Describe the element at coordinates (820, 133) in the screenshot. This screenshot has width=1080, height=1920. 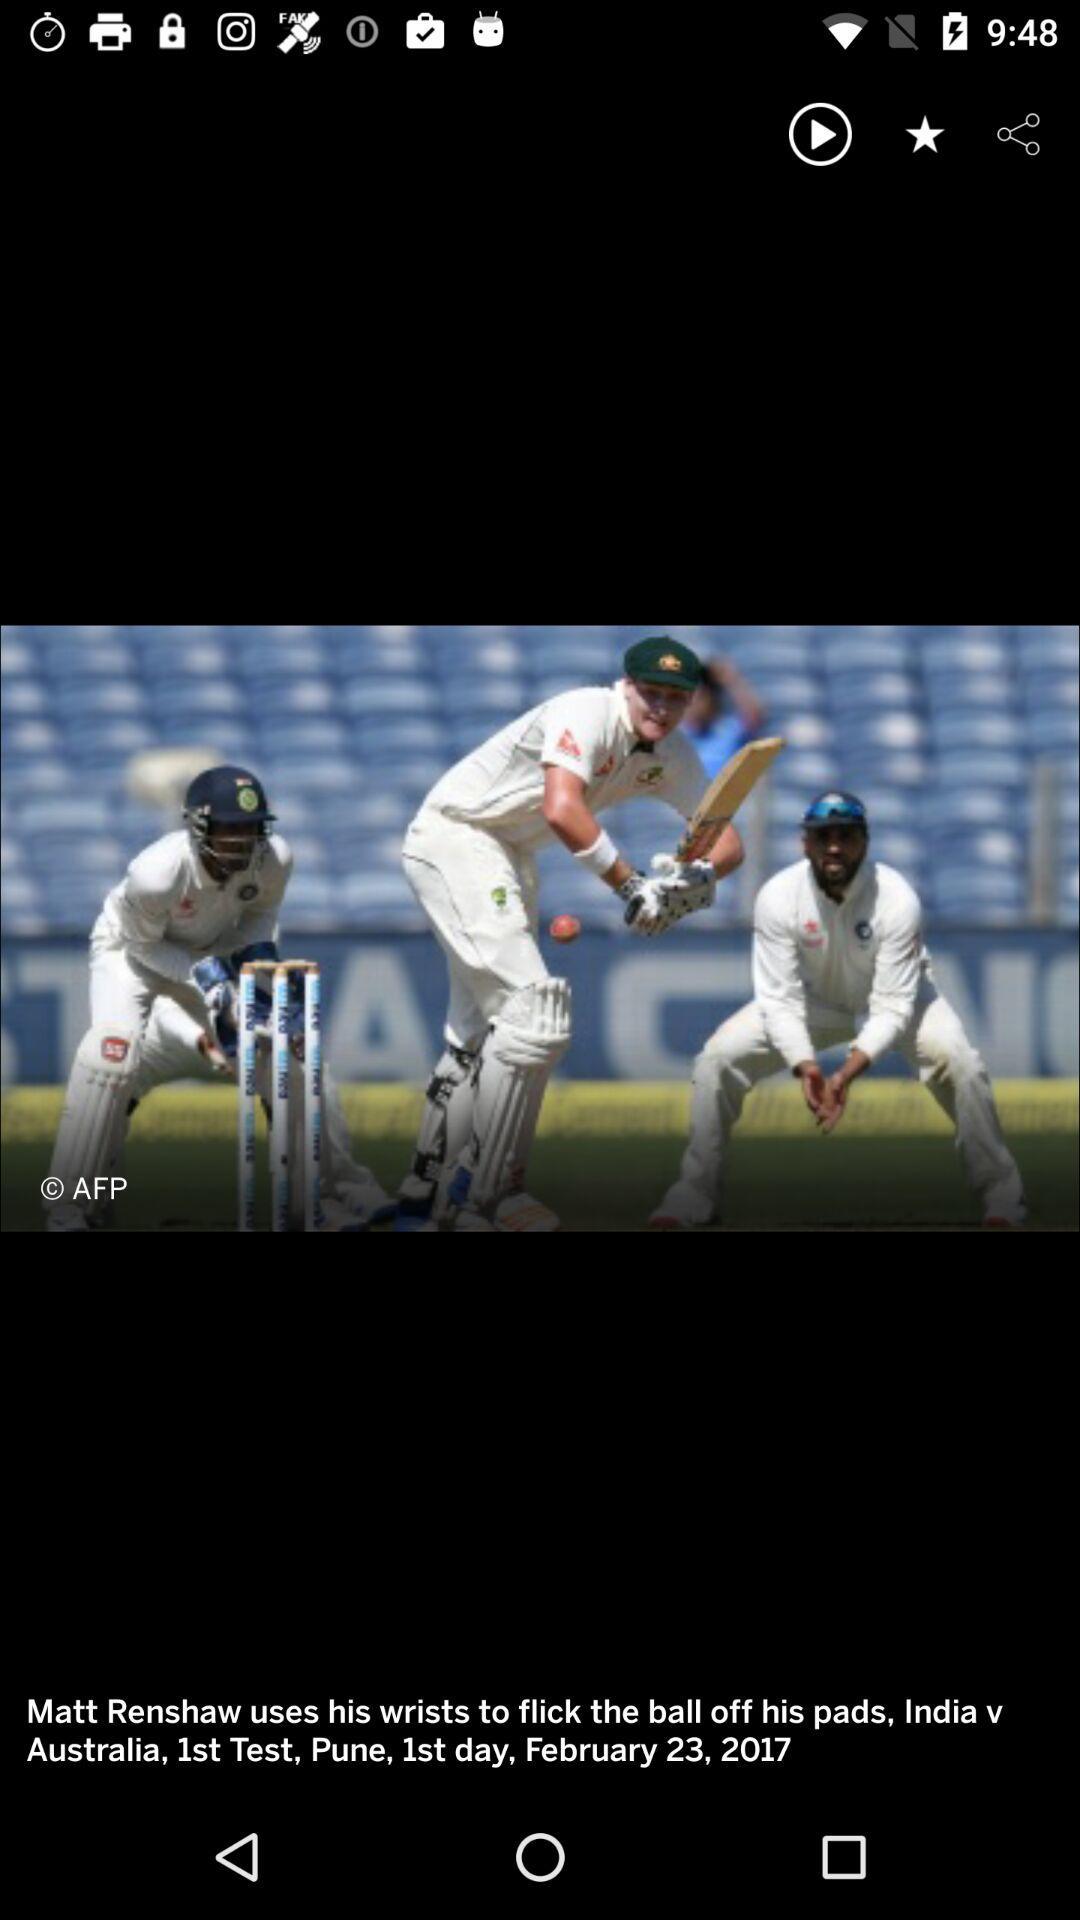
I see `video` at that location.